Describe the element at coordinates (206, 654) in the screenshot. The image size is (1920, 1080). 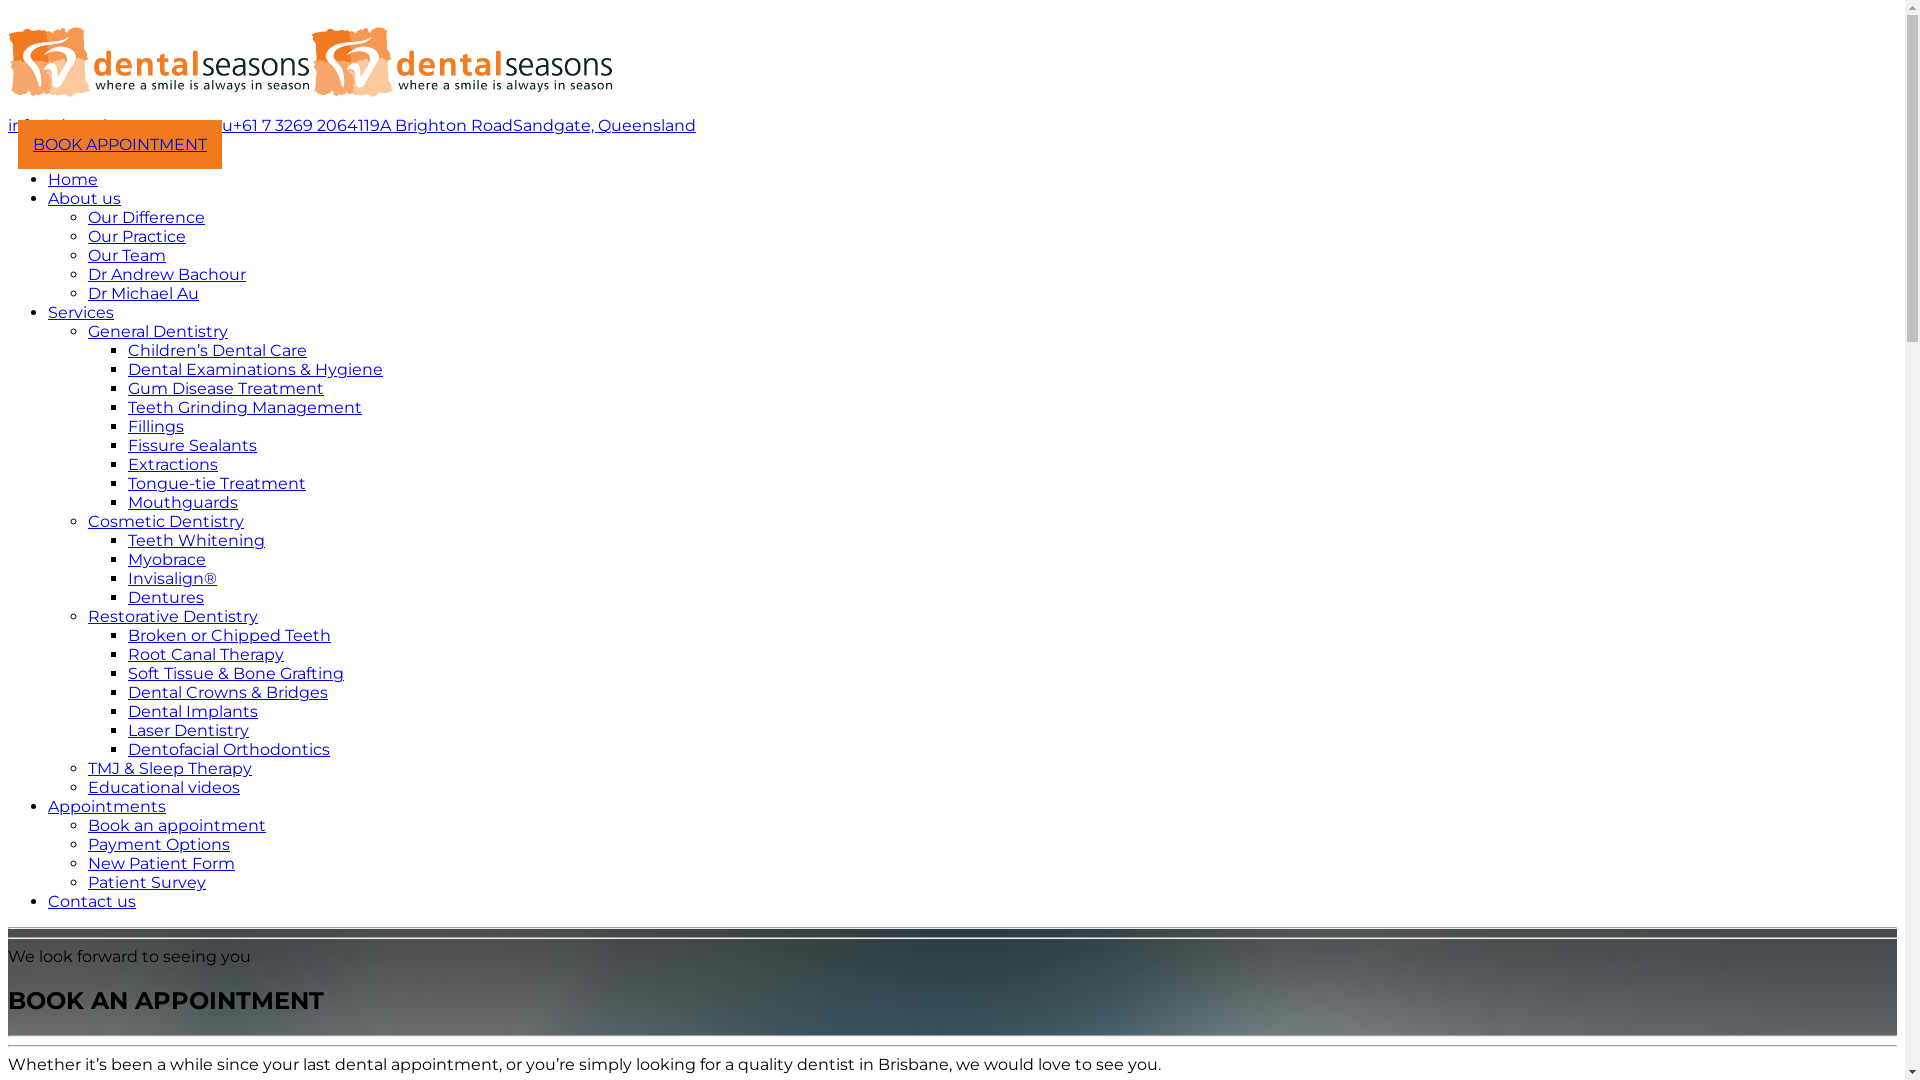
I see `'Root Canal Therapy'` at that location.